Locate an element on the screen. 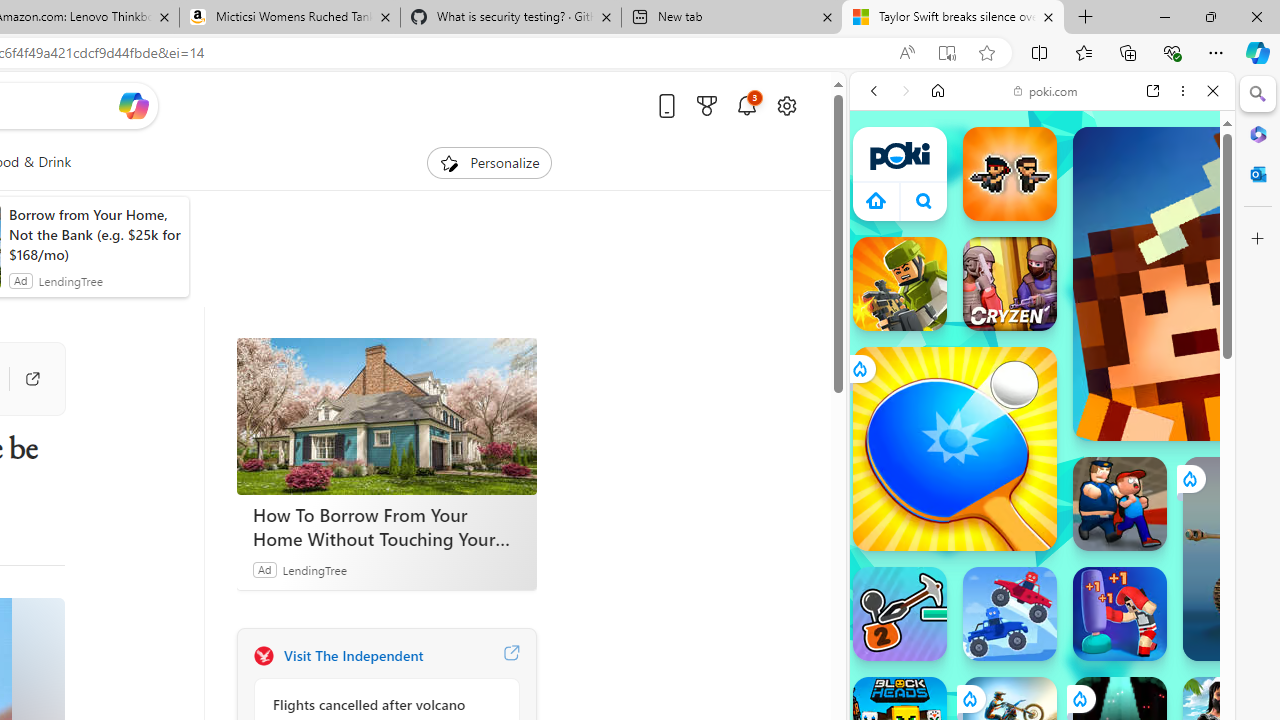 The height and width of the screenshot is (720, 1280). 'Car Games' is located at coordinates (1041, 469).